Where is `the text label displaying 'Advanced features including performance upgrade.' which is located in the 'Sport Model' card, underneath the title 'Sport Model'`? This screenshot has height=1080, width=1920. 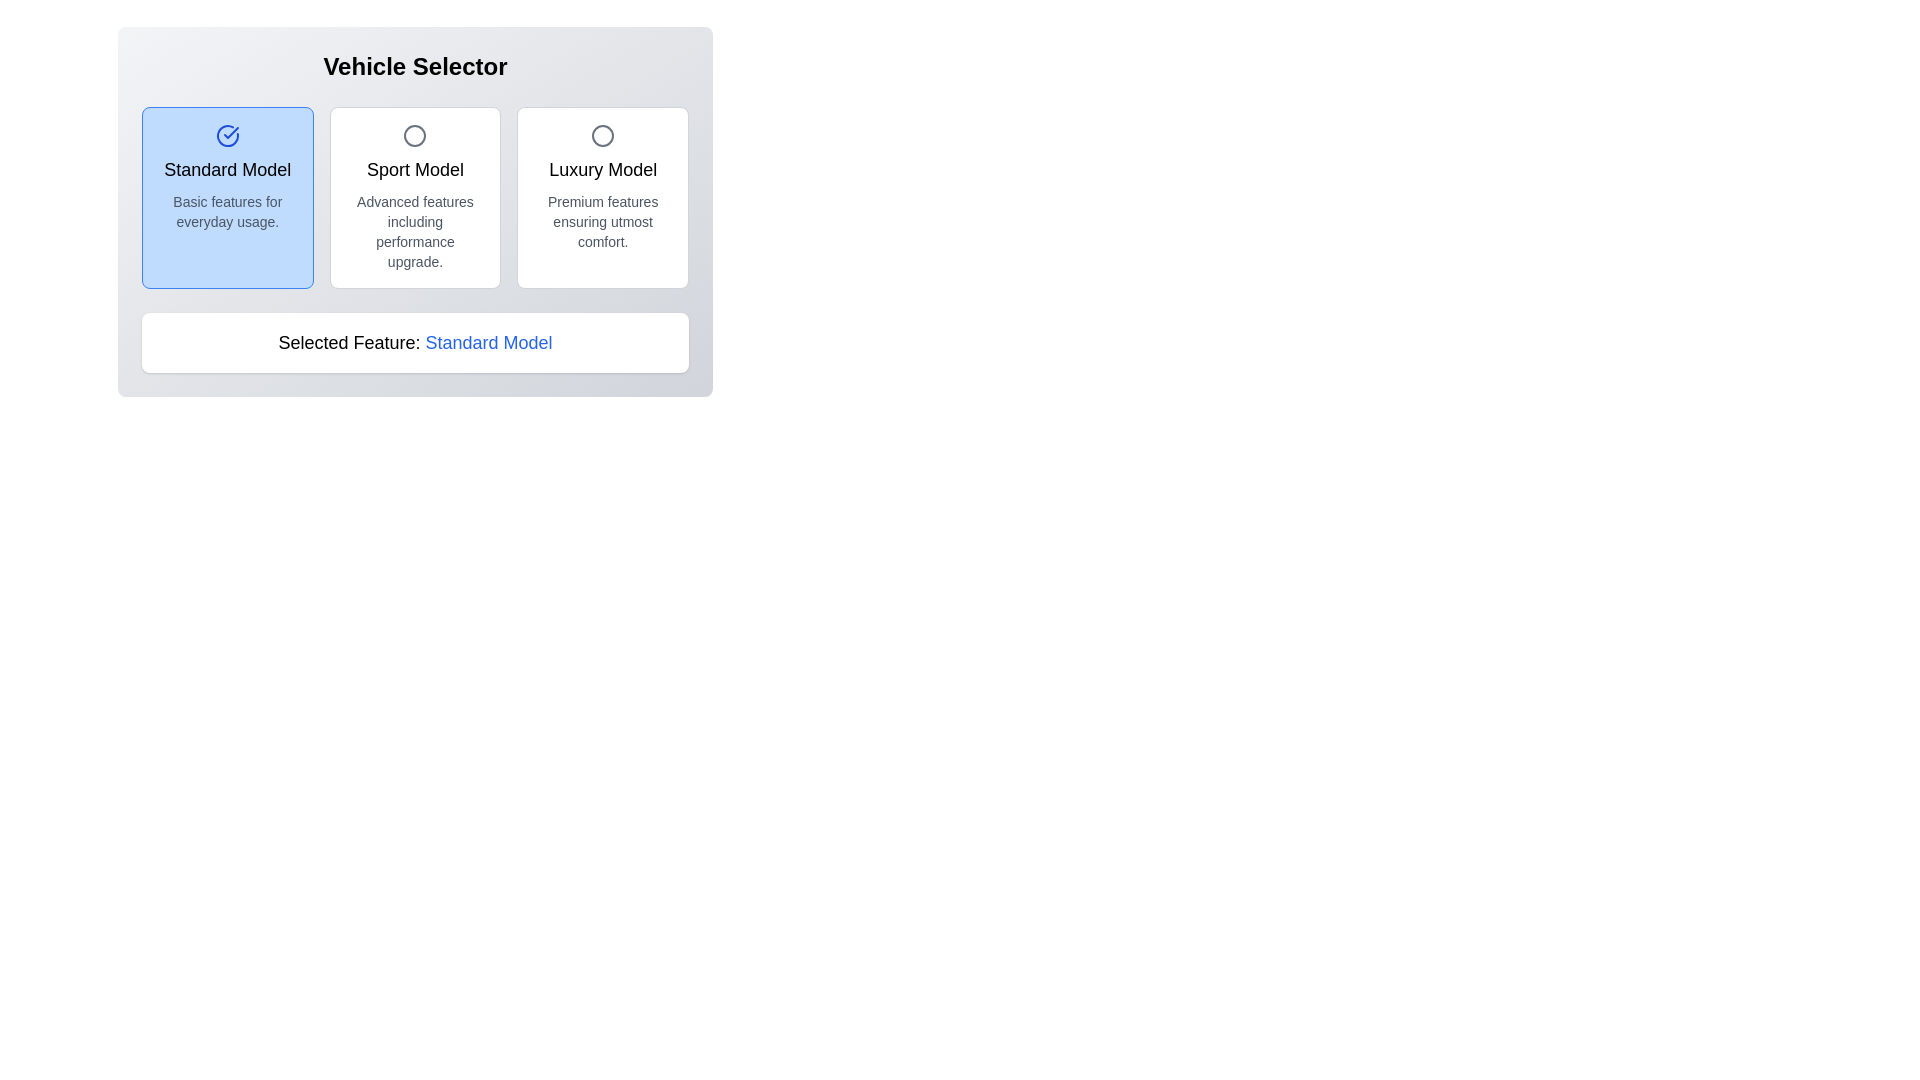
the text label displaying 'Advanced features including performance upgrade.' which is located in the 'Sport Model' card, underneath the title 'Sport Model' is located at coordinates (414, 230).